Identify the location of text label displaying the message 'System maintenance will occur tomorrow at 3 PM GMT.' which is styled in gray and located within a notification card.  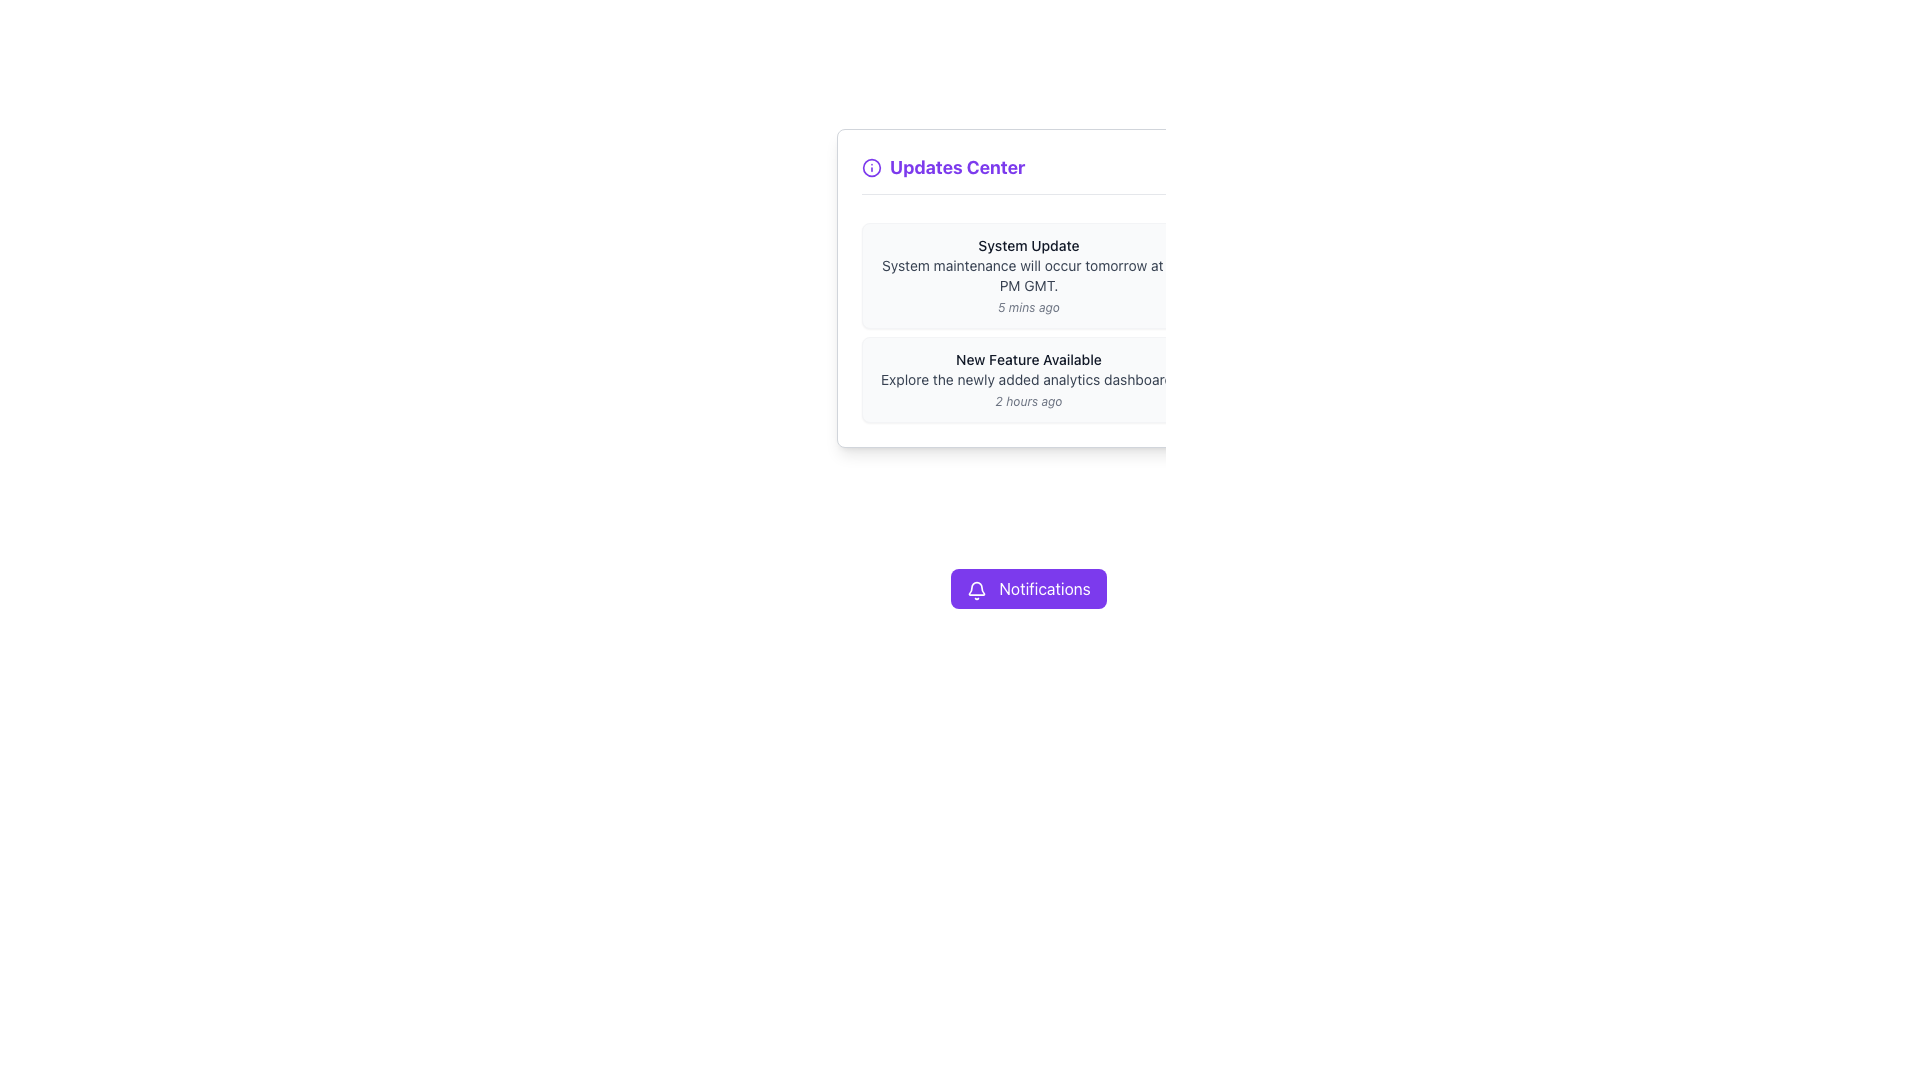
(1028, 276).